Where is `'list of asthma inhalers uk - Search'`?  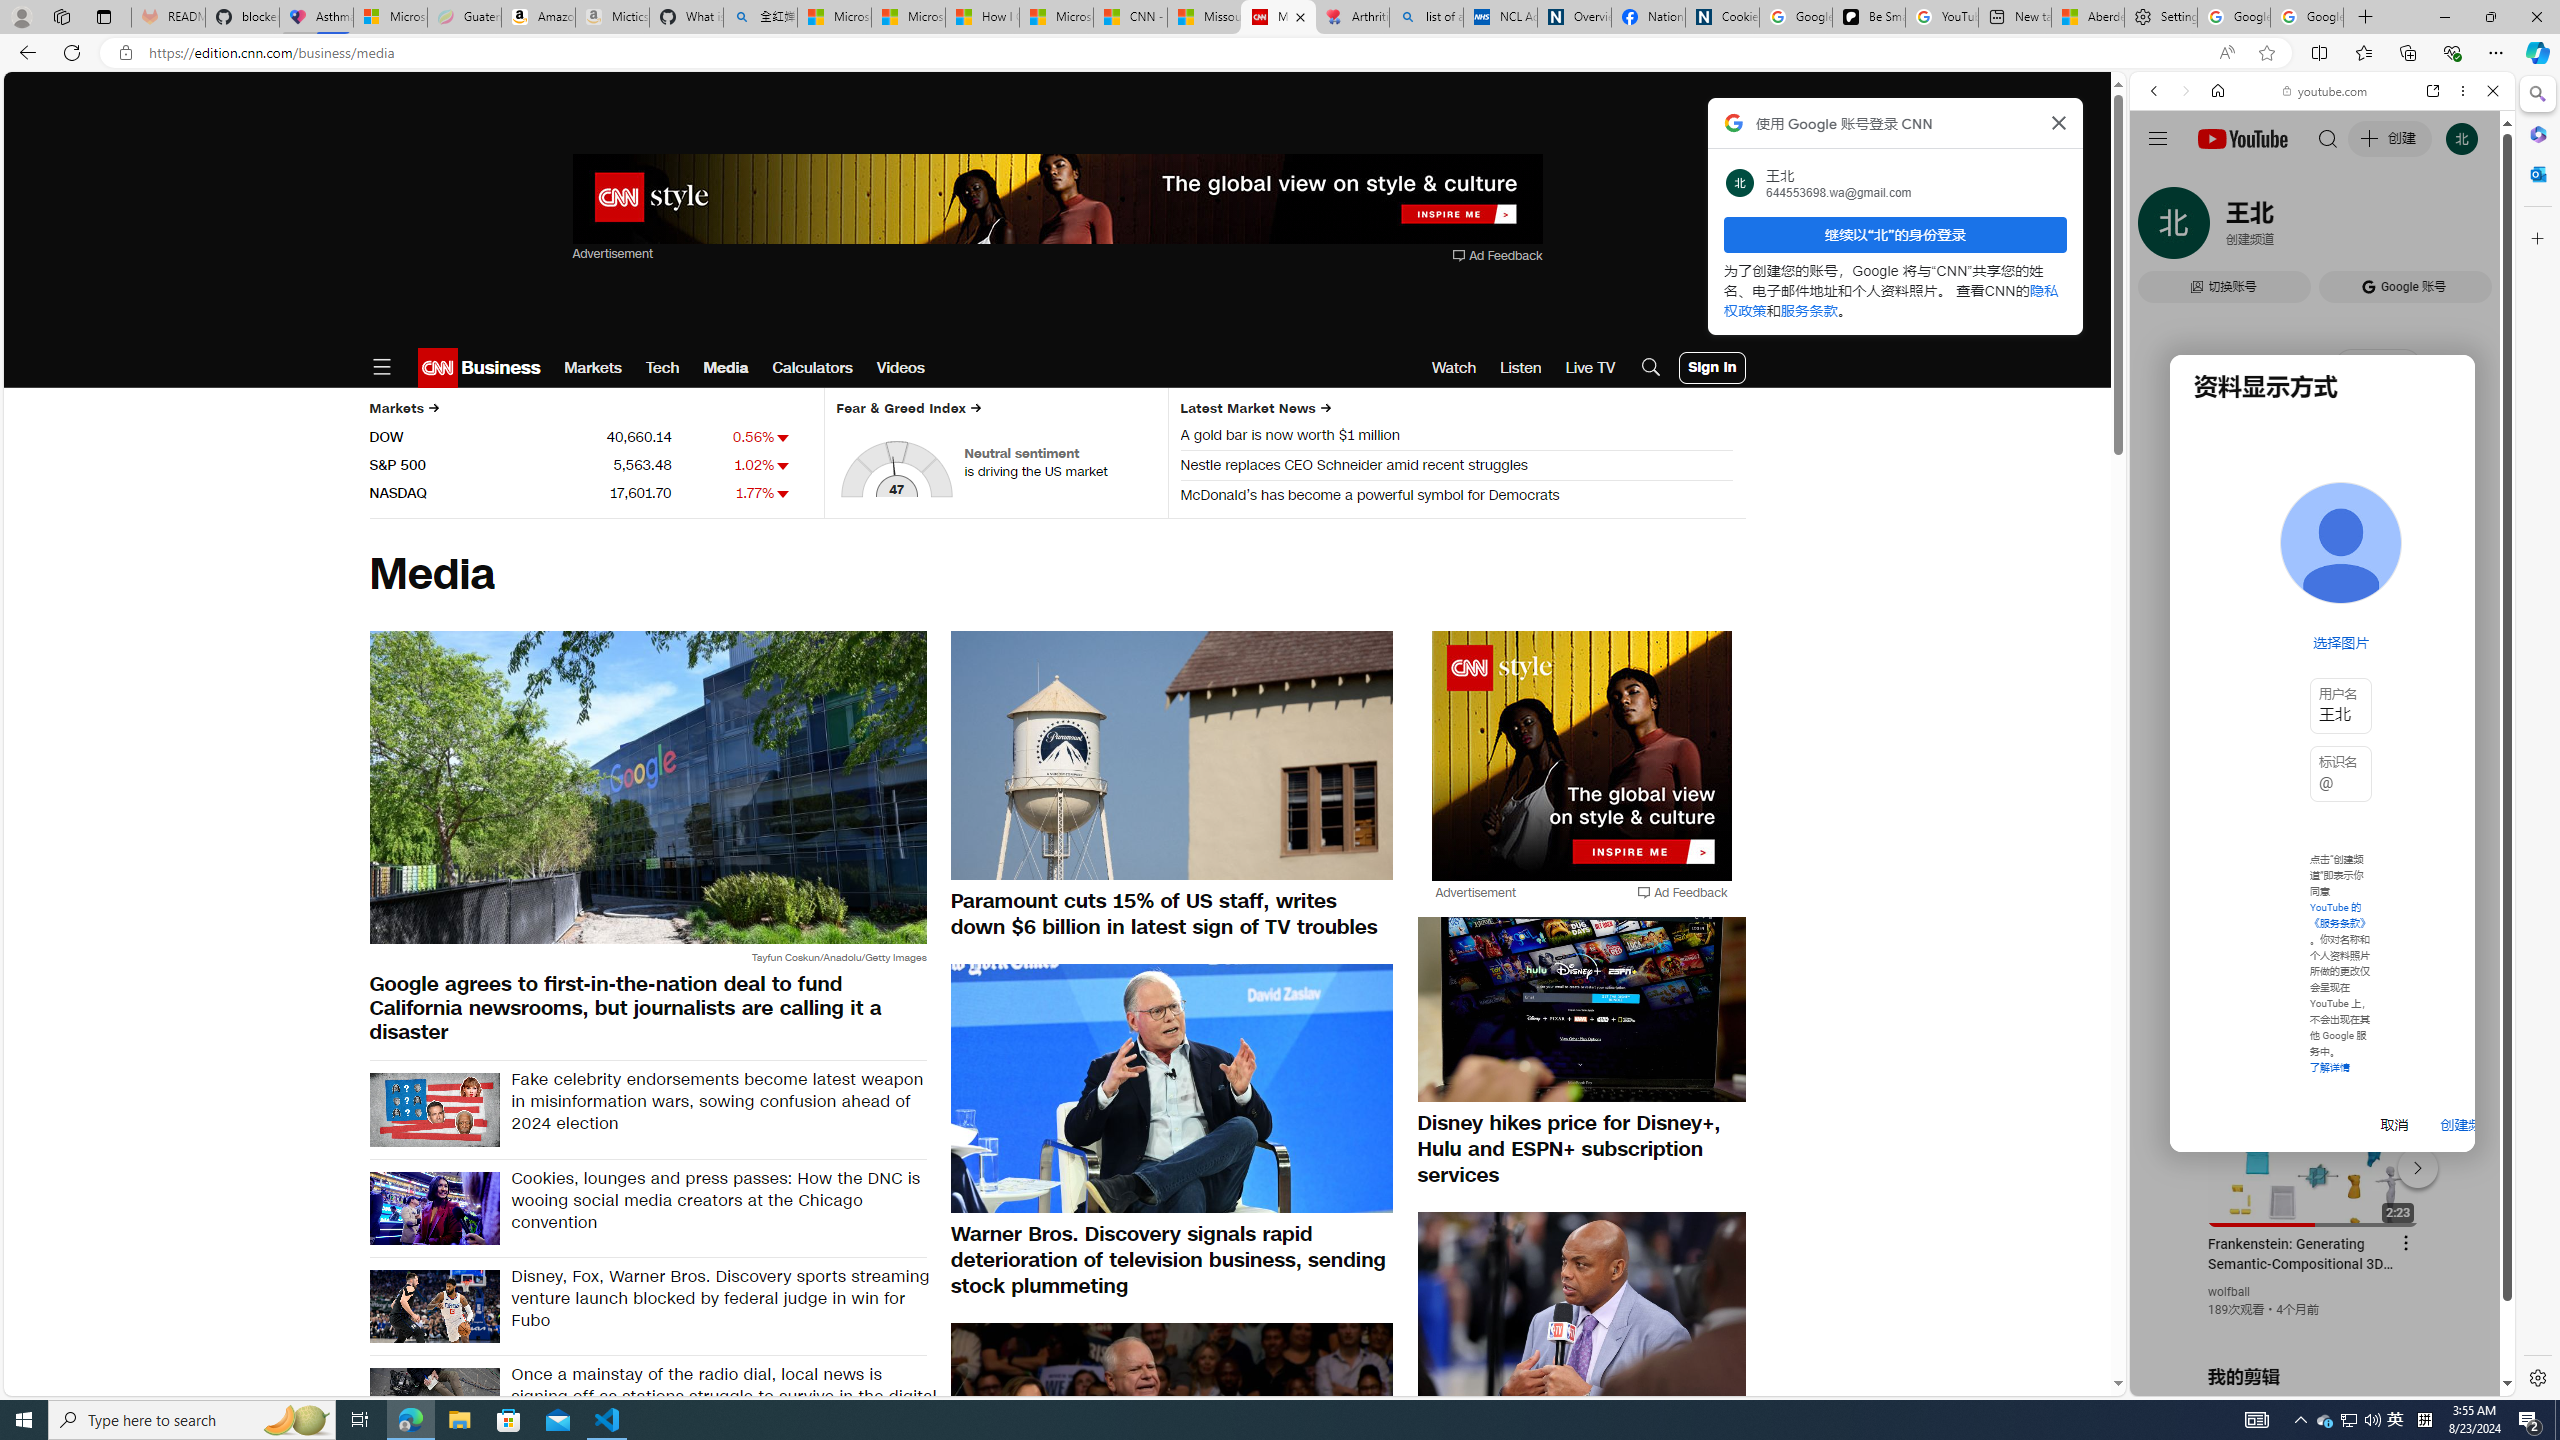
'list of asthma inhalers uk - Search' is located at coordinates (1424, 16).